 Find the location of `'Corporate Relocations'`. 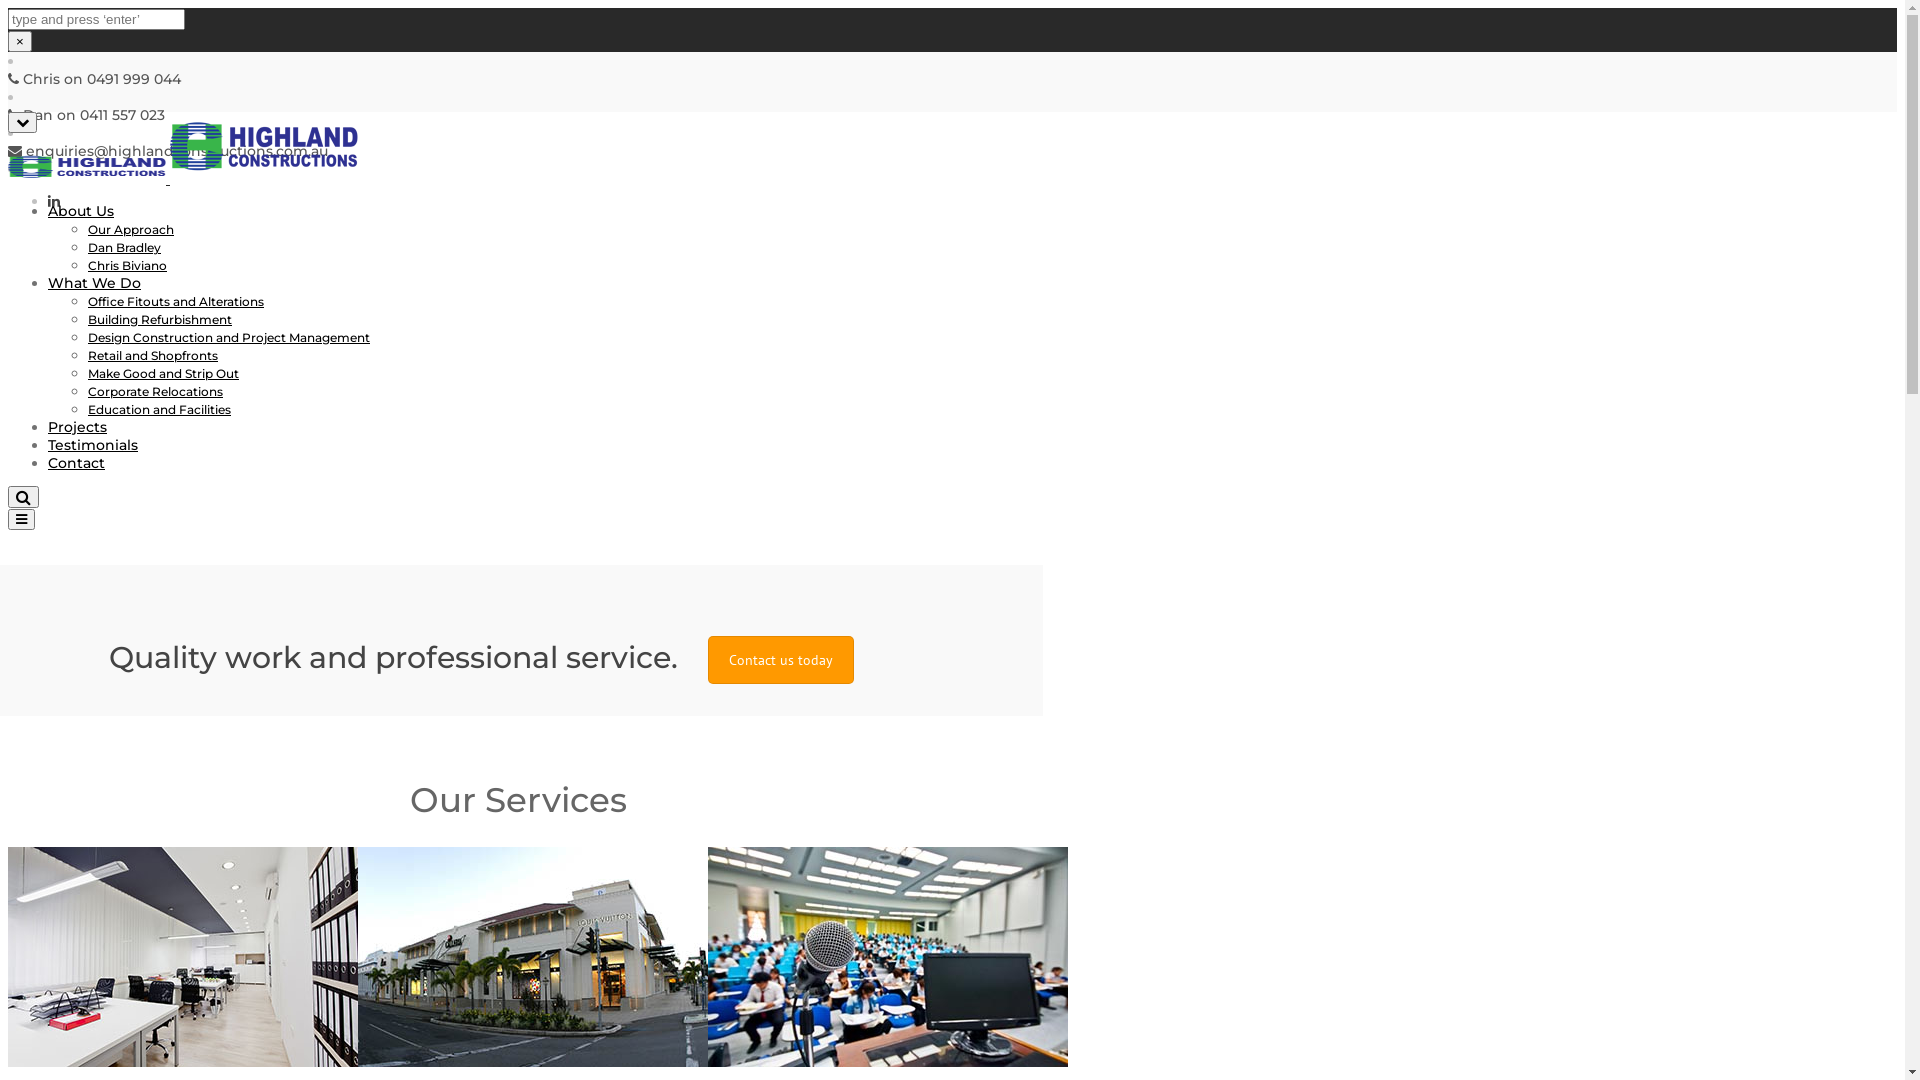

'Corporate Relocations' is located at coordinates (154, 391).